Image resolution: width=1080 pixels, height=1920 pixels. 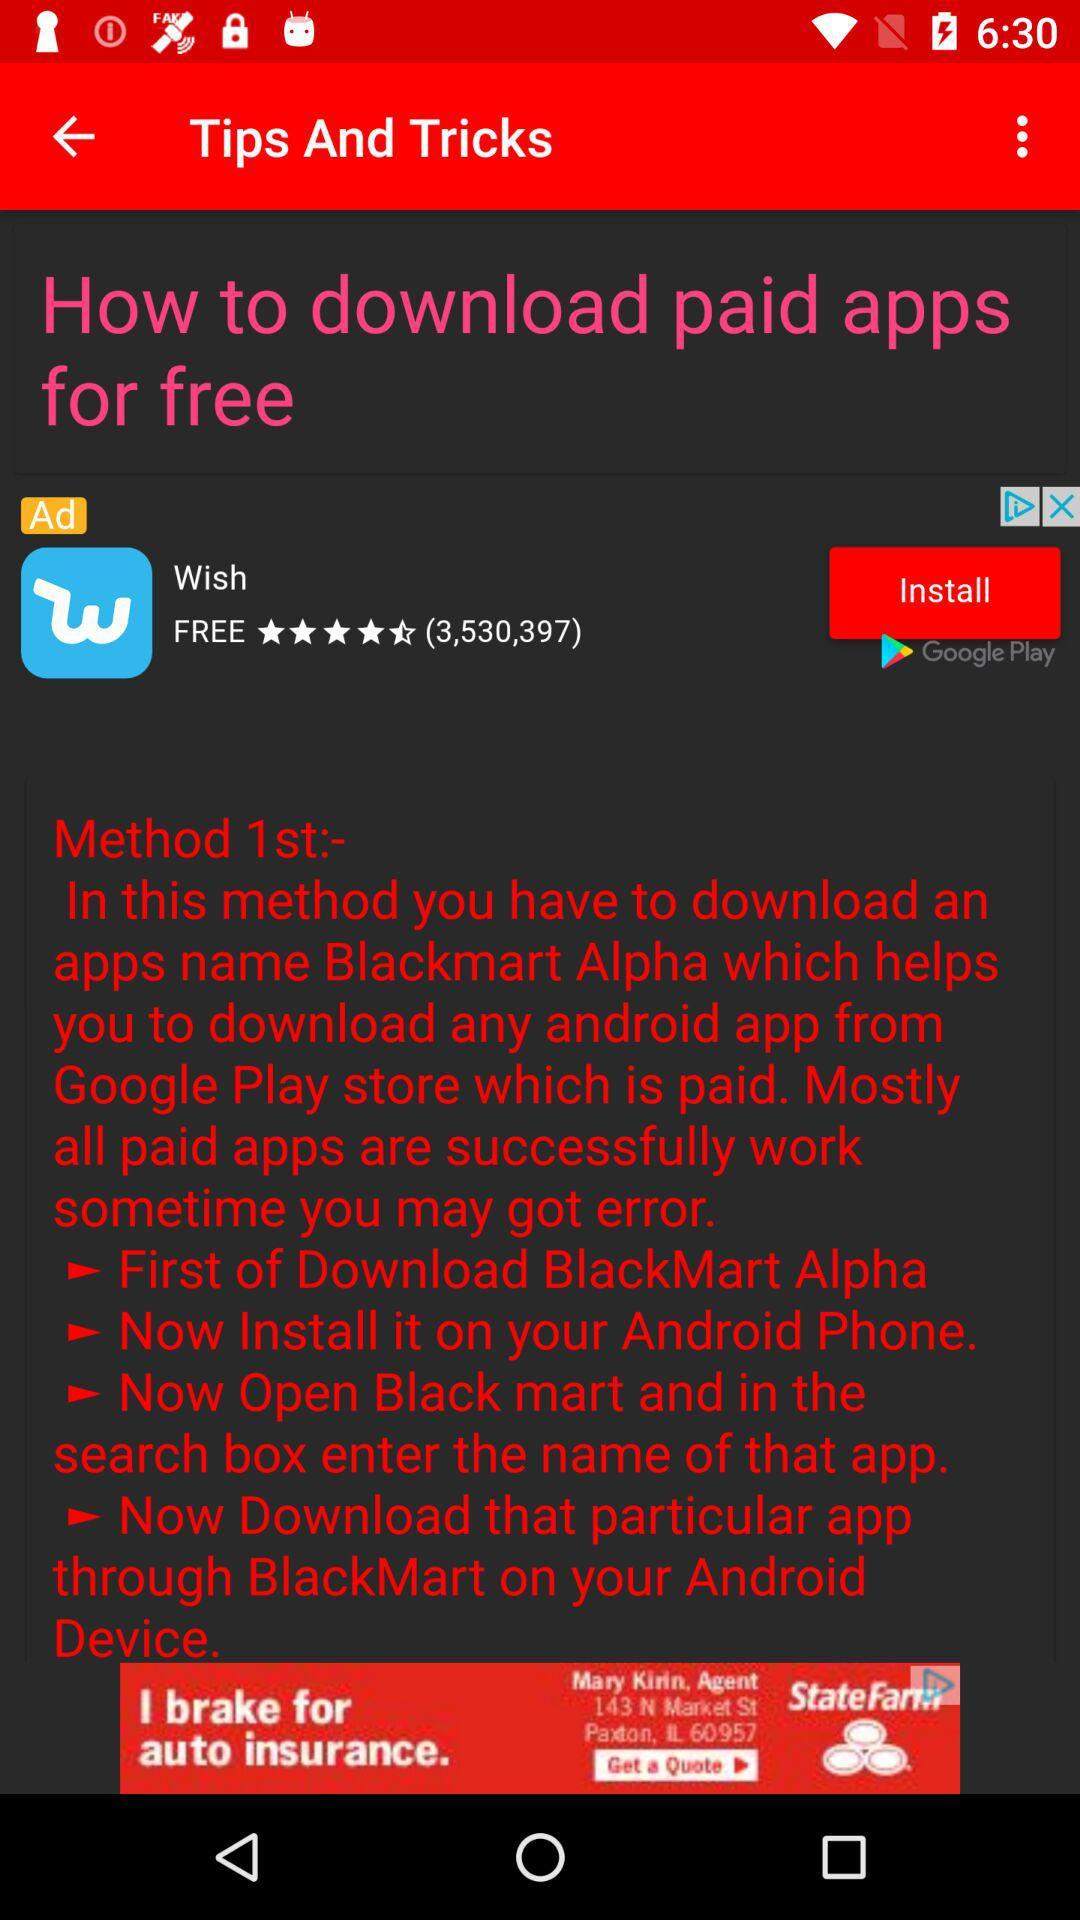 I want to click on the adversitement, so click(x=540, y=590).